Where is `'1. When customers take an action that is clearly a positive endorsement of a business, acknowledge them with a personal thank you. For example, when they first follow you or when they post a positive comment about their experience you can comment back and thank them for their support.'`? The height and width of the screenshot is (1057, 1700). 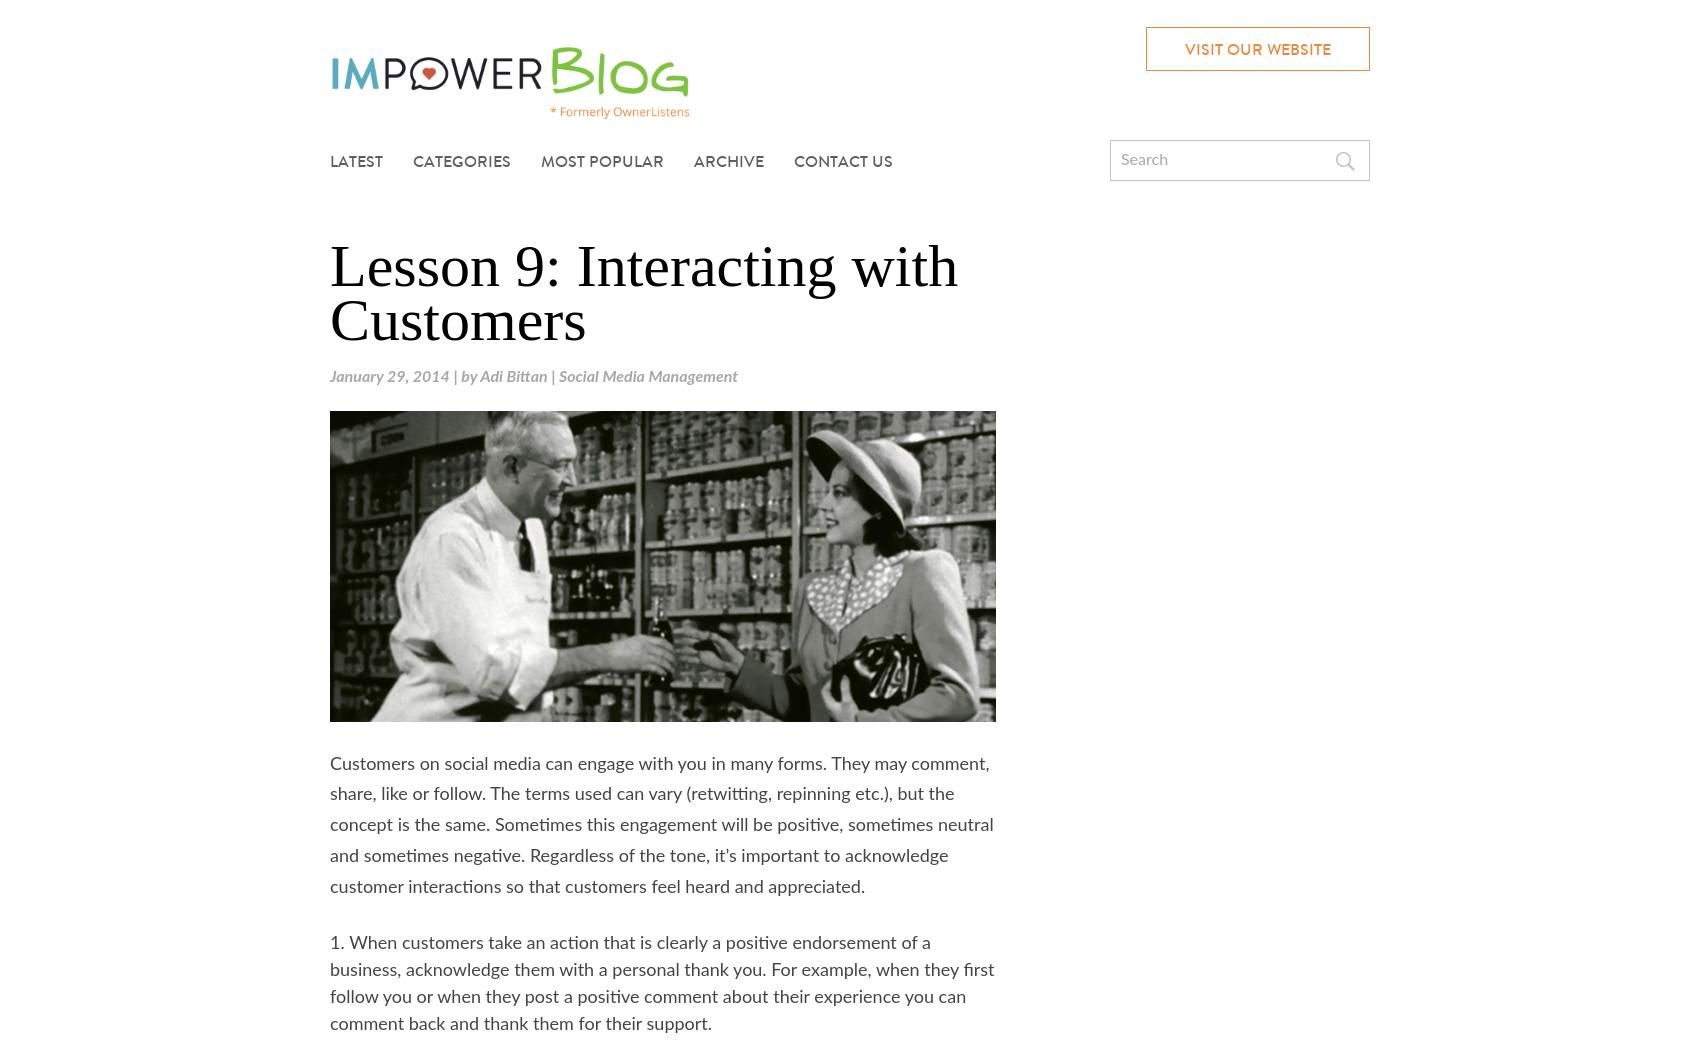
'1. When customers take an action that is clearly a positive endorsement of a business, acknowledge them with a personal thank you. For example, when they first follow you or when they post a positive comment about their experience you can comment back and thank them for their support.' is located at coordinates (661, 982).